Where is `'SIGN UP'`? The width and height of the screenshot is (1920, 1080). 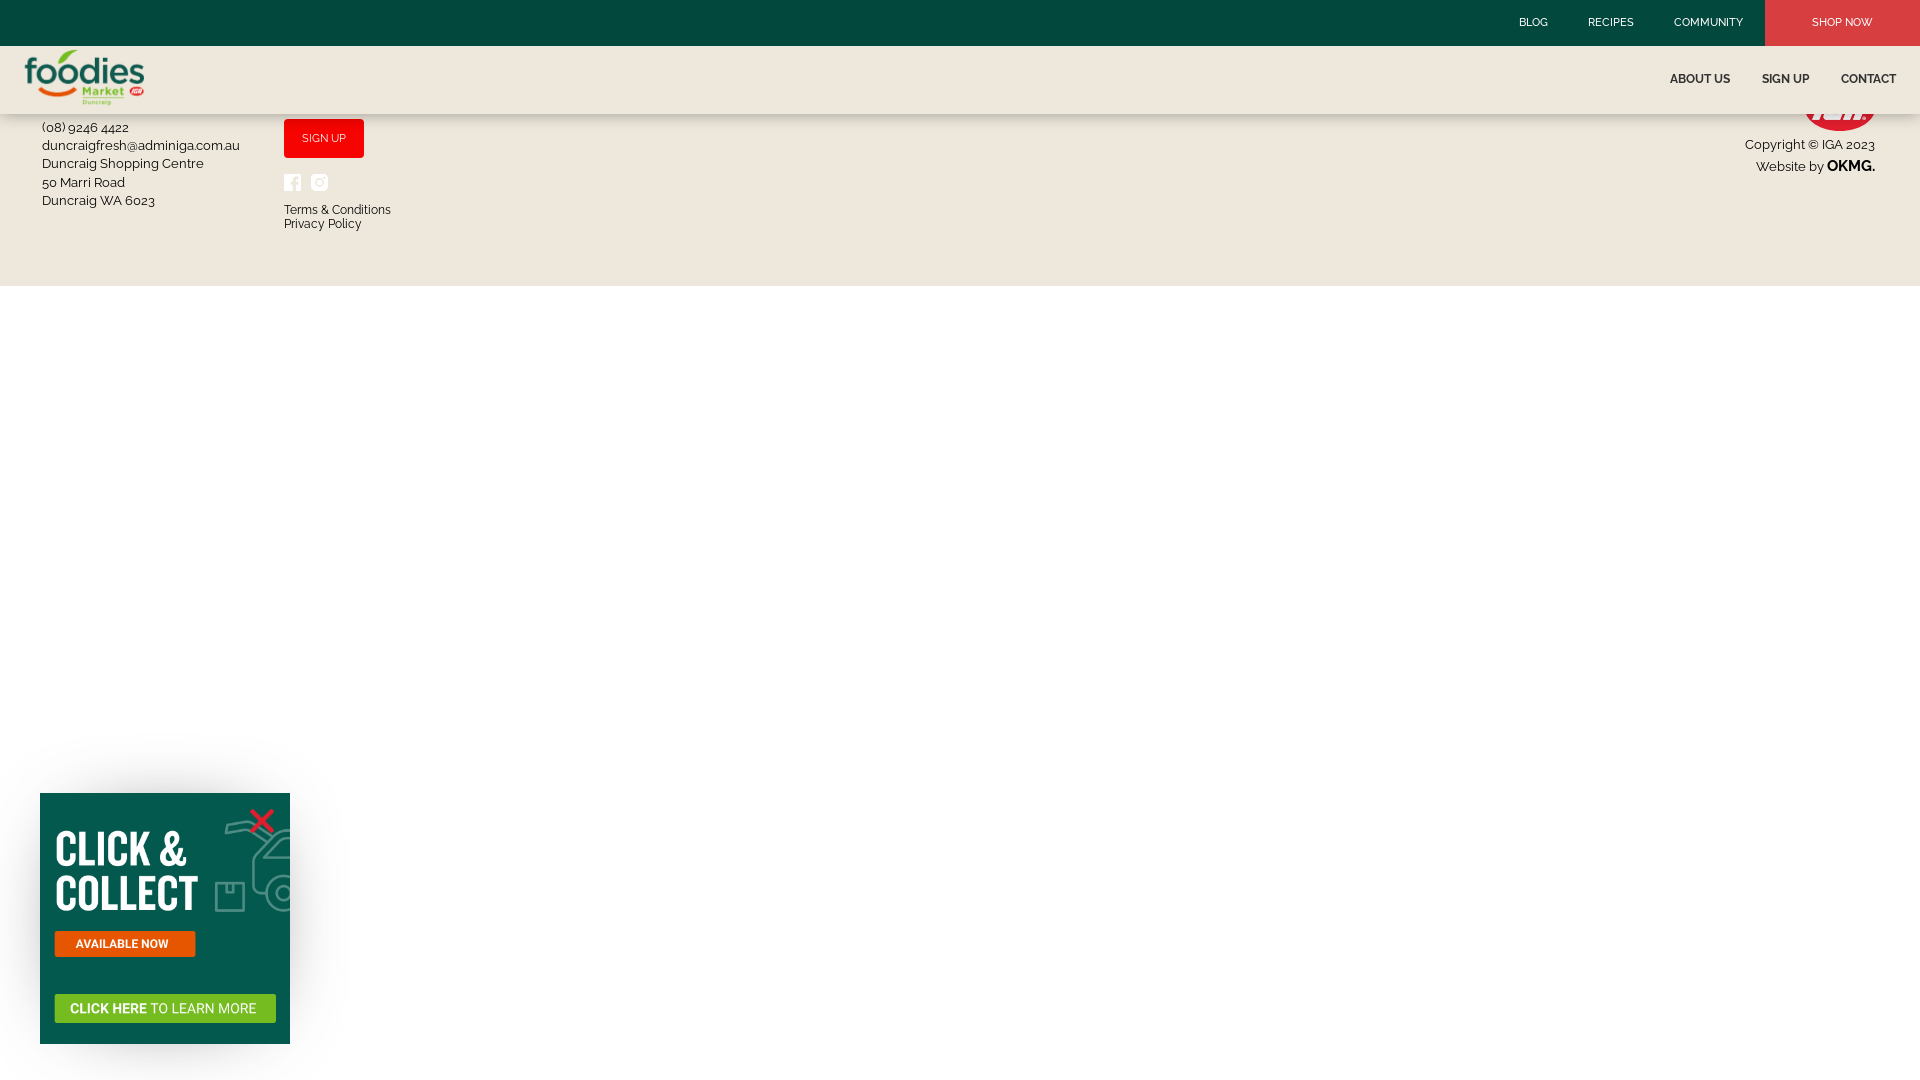 'SIGN UP' is located at coordinates (282, 137).